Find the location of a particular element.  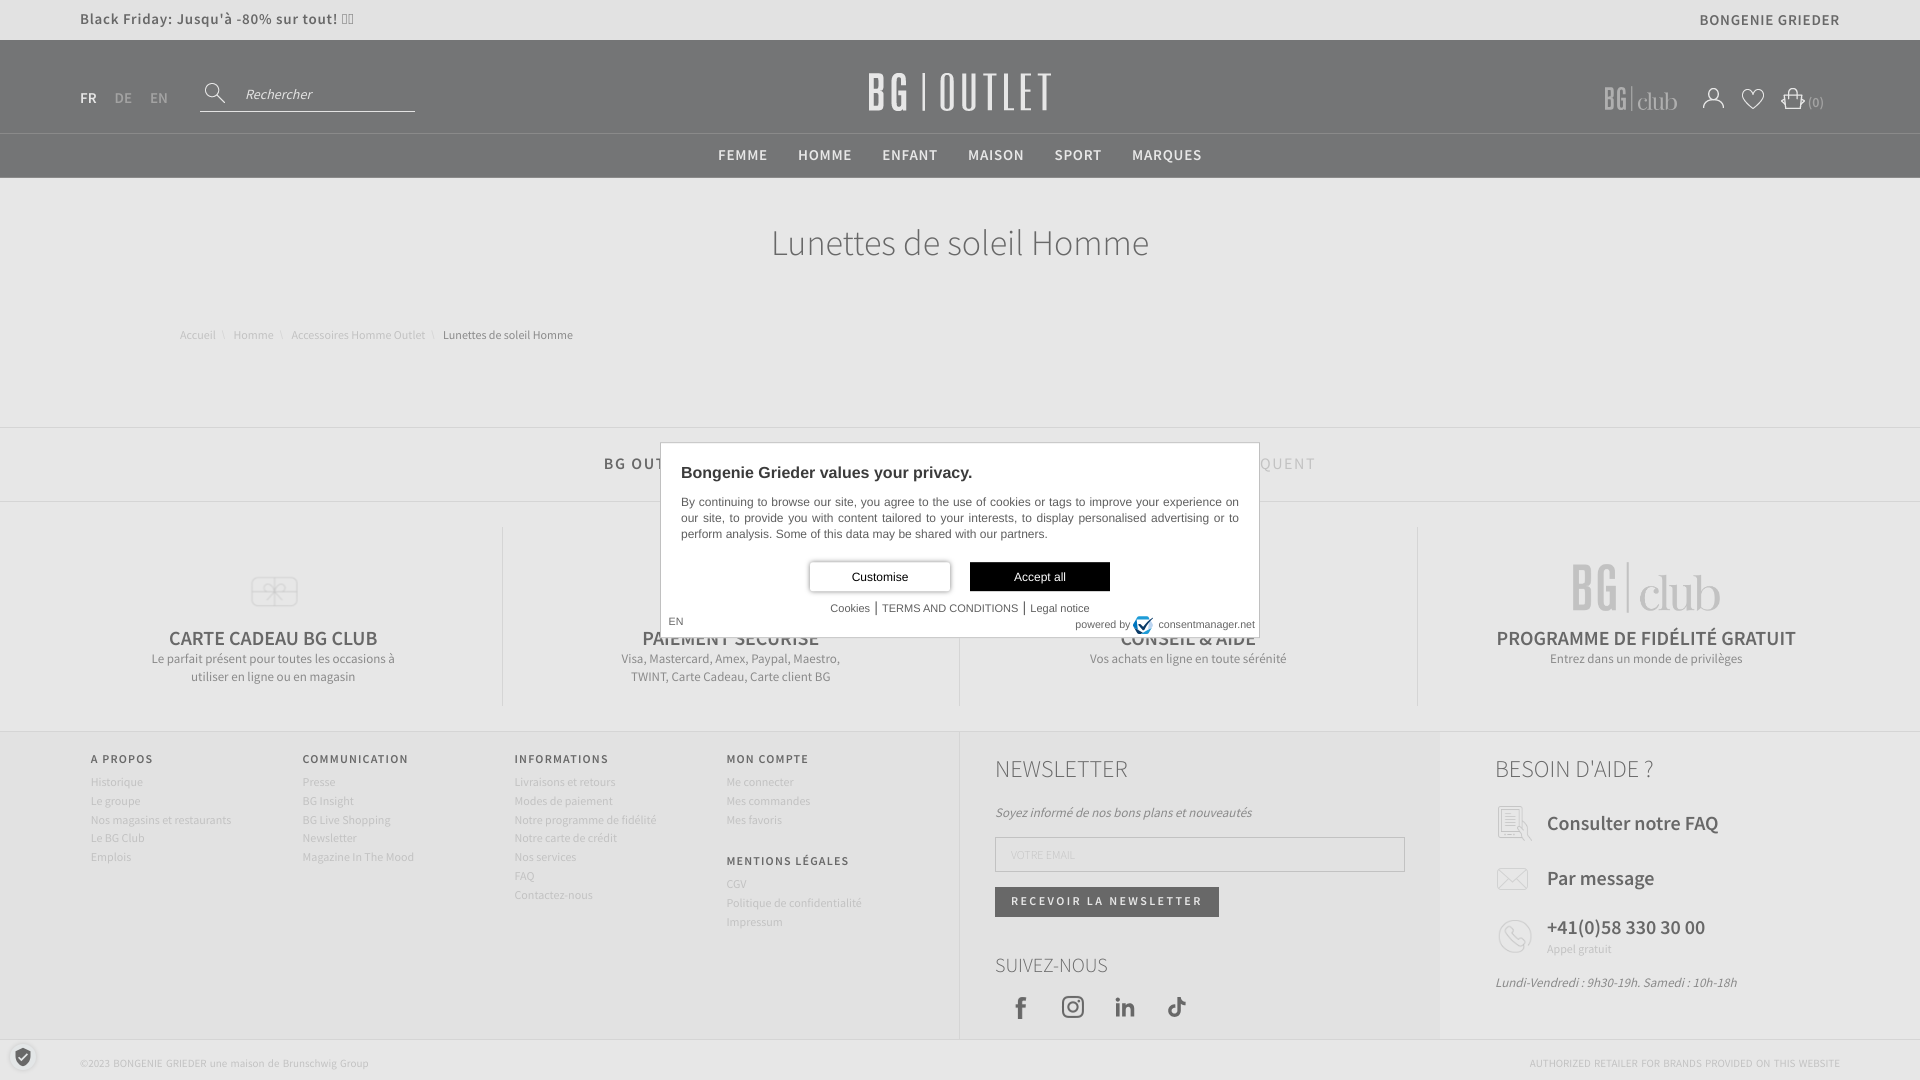

'Legal notice' is located at coordinates (1058, 608).